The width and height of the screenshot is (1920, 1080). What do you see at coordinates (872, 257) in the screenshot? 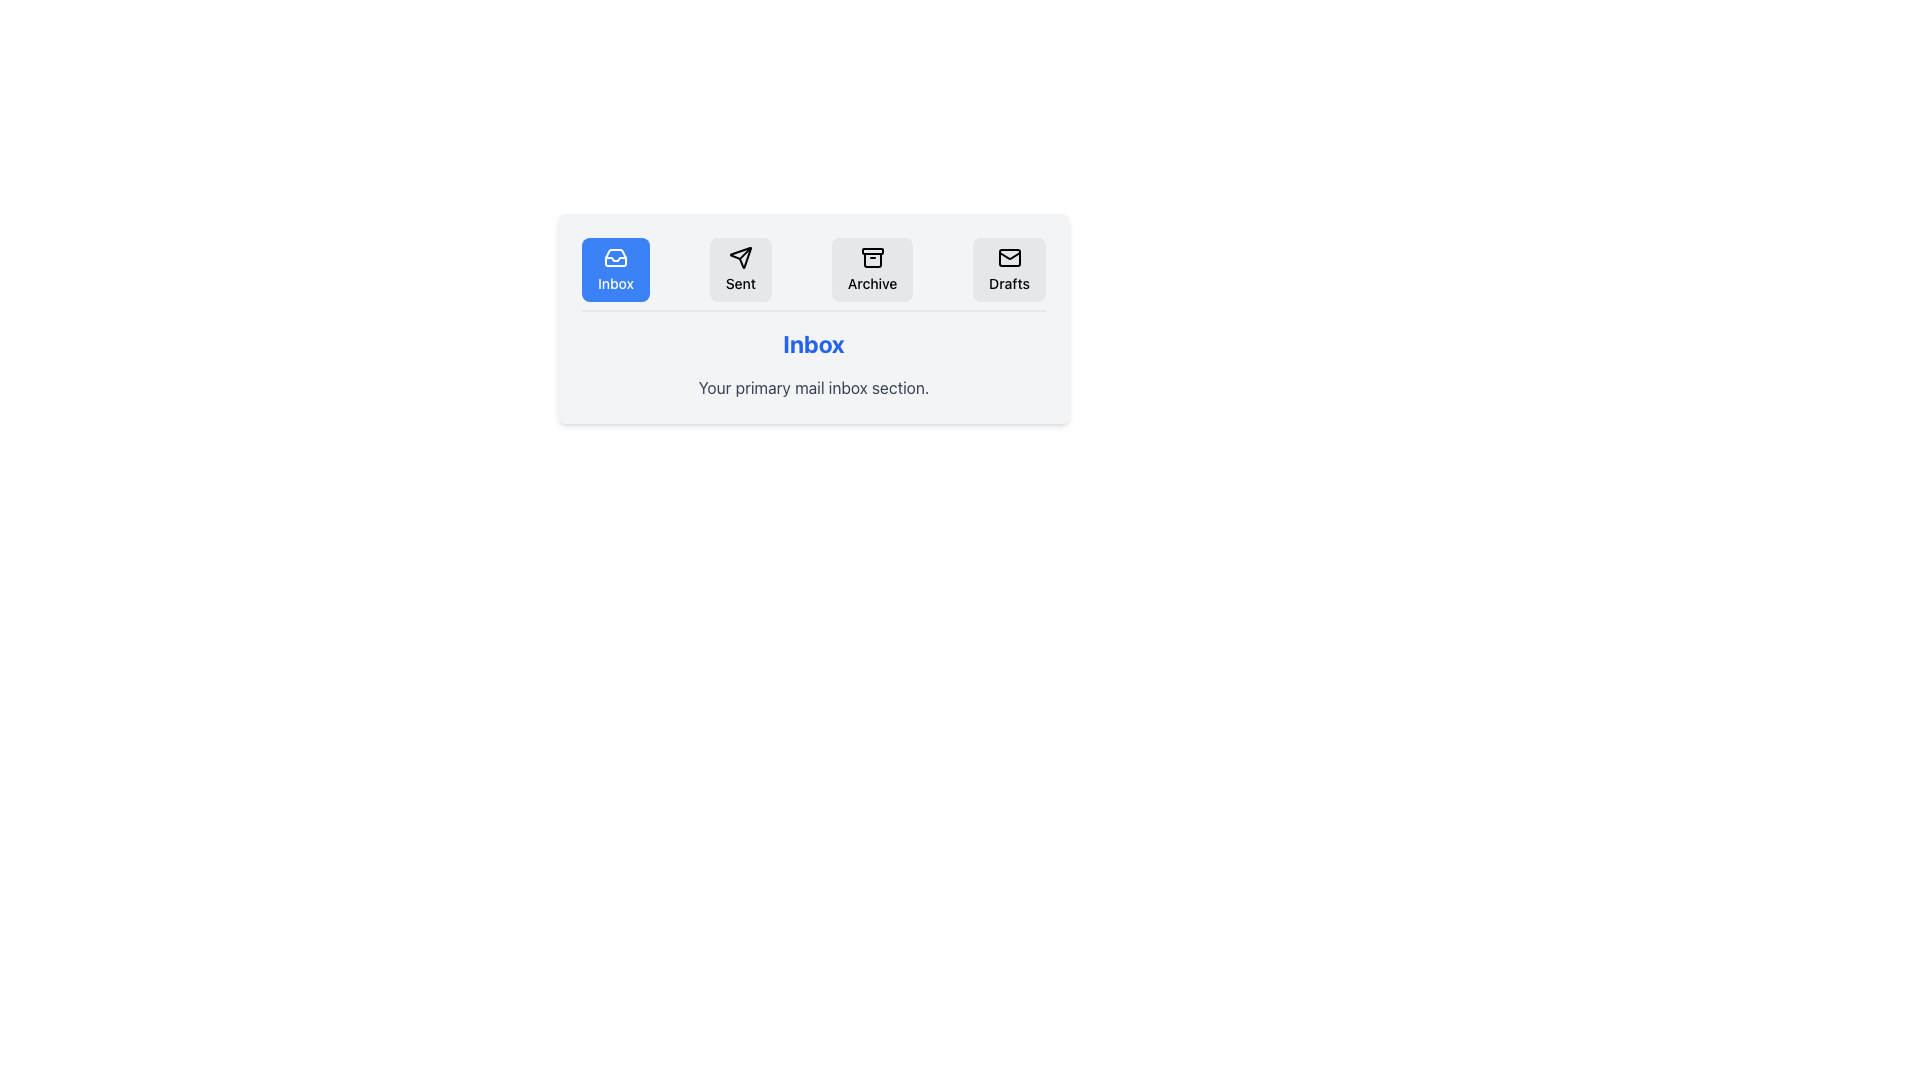
I see `the 'Archive' icon located in the header section, which is the third item in a horizontal group of four options` at bounding box center [872, 257].